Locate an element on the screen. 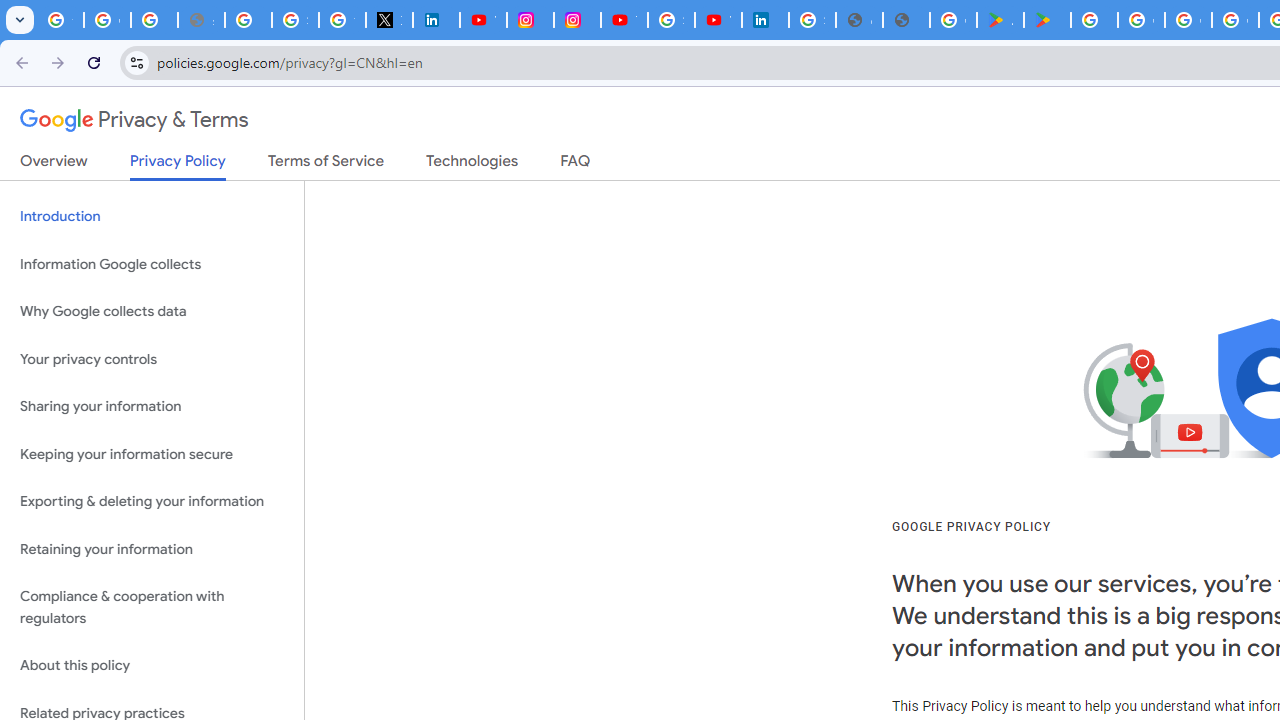 The image size is (1280, 720). 'Android Apps on Google Play' is located at coordinates (1000, 20).